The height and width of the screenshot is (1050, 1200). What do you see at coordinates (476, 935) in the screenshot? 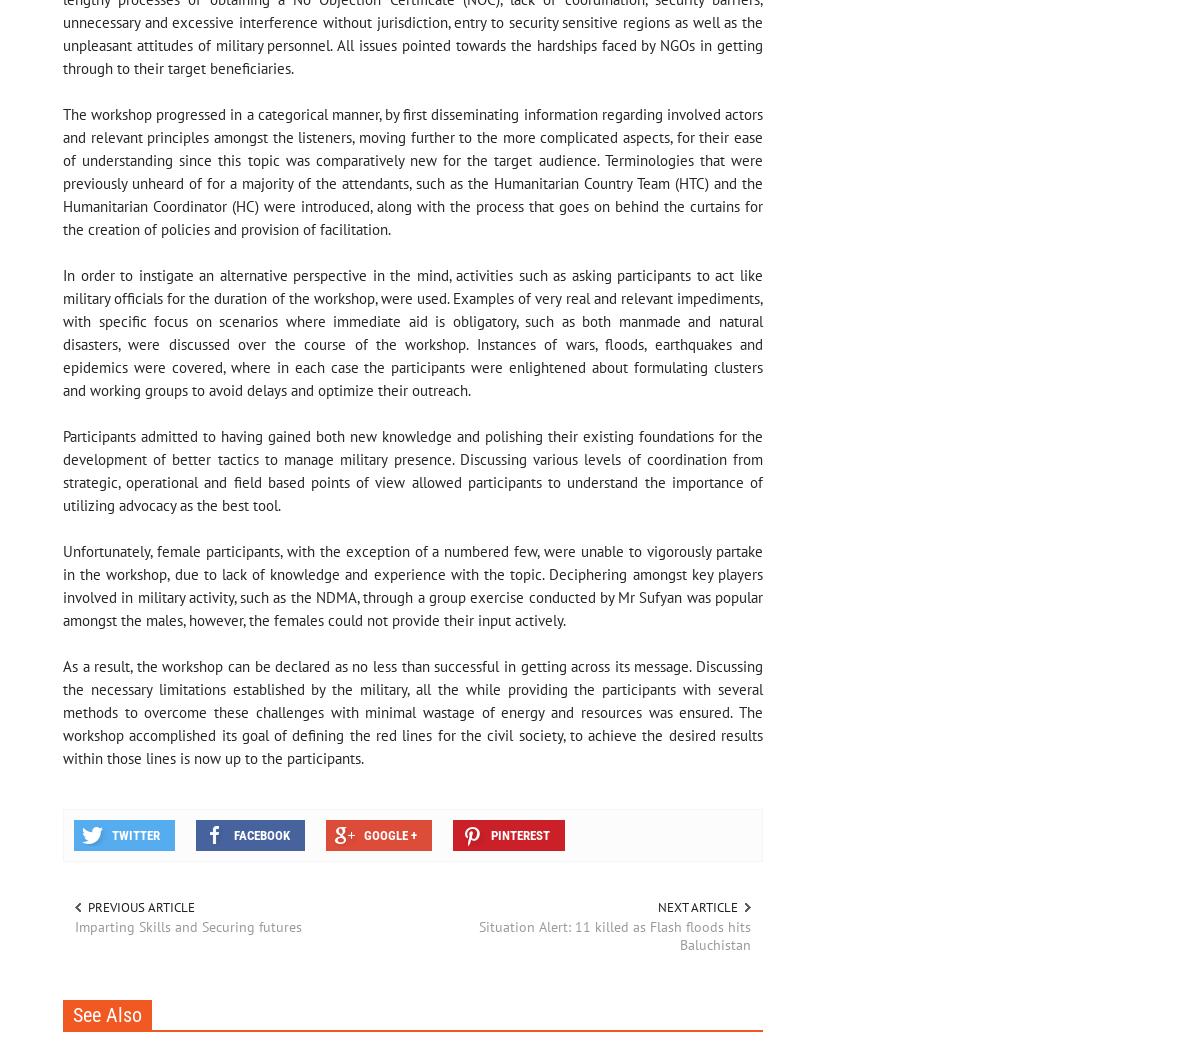
I see `'Situation Alert: 11 killed as Flash floods hits Baluchistan'` at bounding box center [476, 935].